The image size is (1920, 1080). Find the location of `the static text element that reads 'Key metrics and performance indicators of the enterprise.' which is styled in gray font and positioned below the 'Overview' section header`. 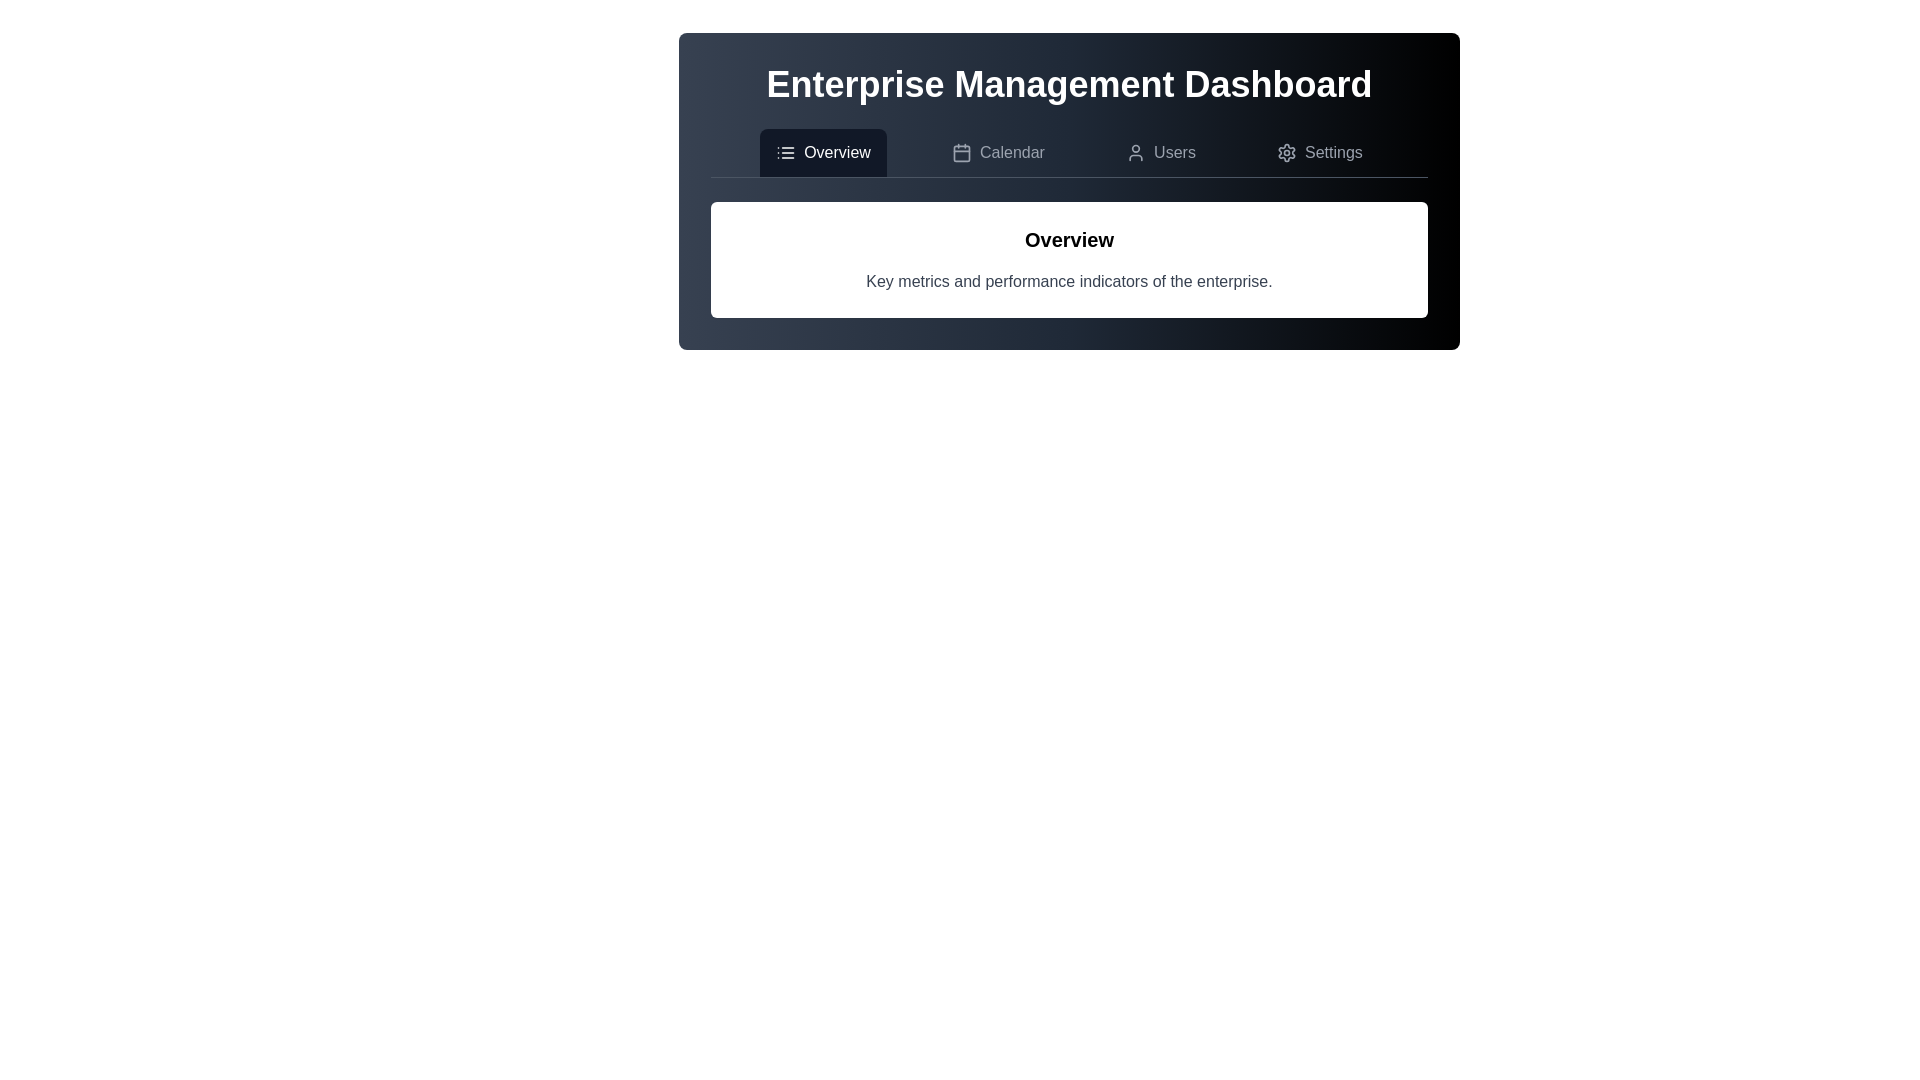

the static text element that reads 'Key metrics and performance indicators of the enterprise.' which is styled in gray font and positioned below the 'Overview' section header is located at coordinates (1068, 281).